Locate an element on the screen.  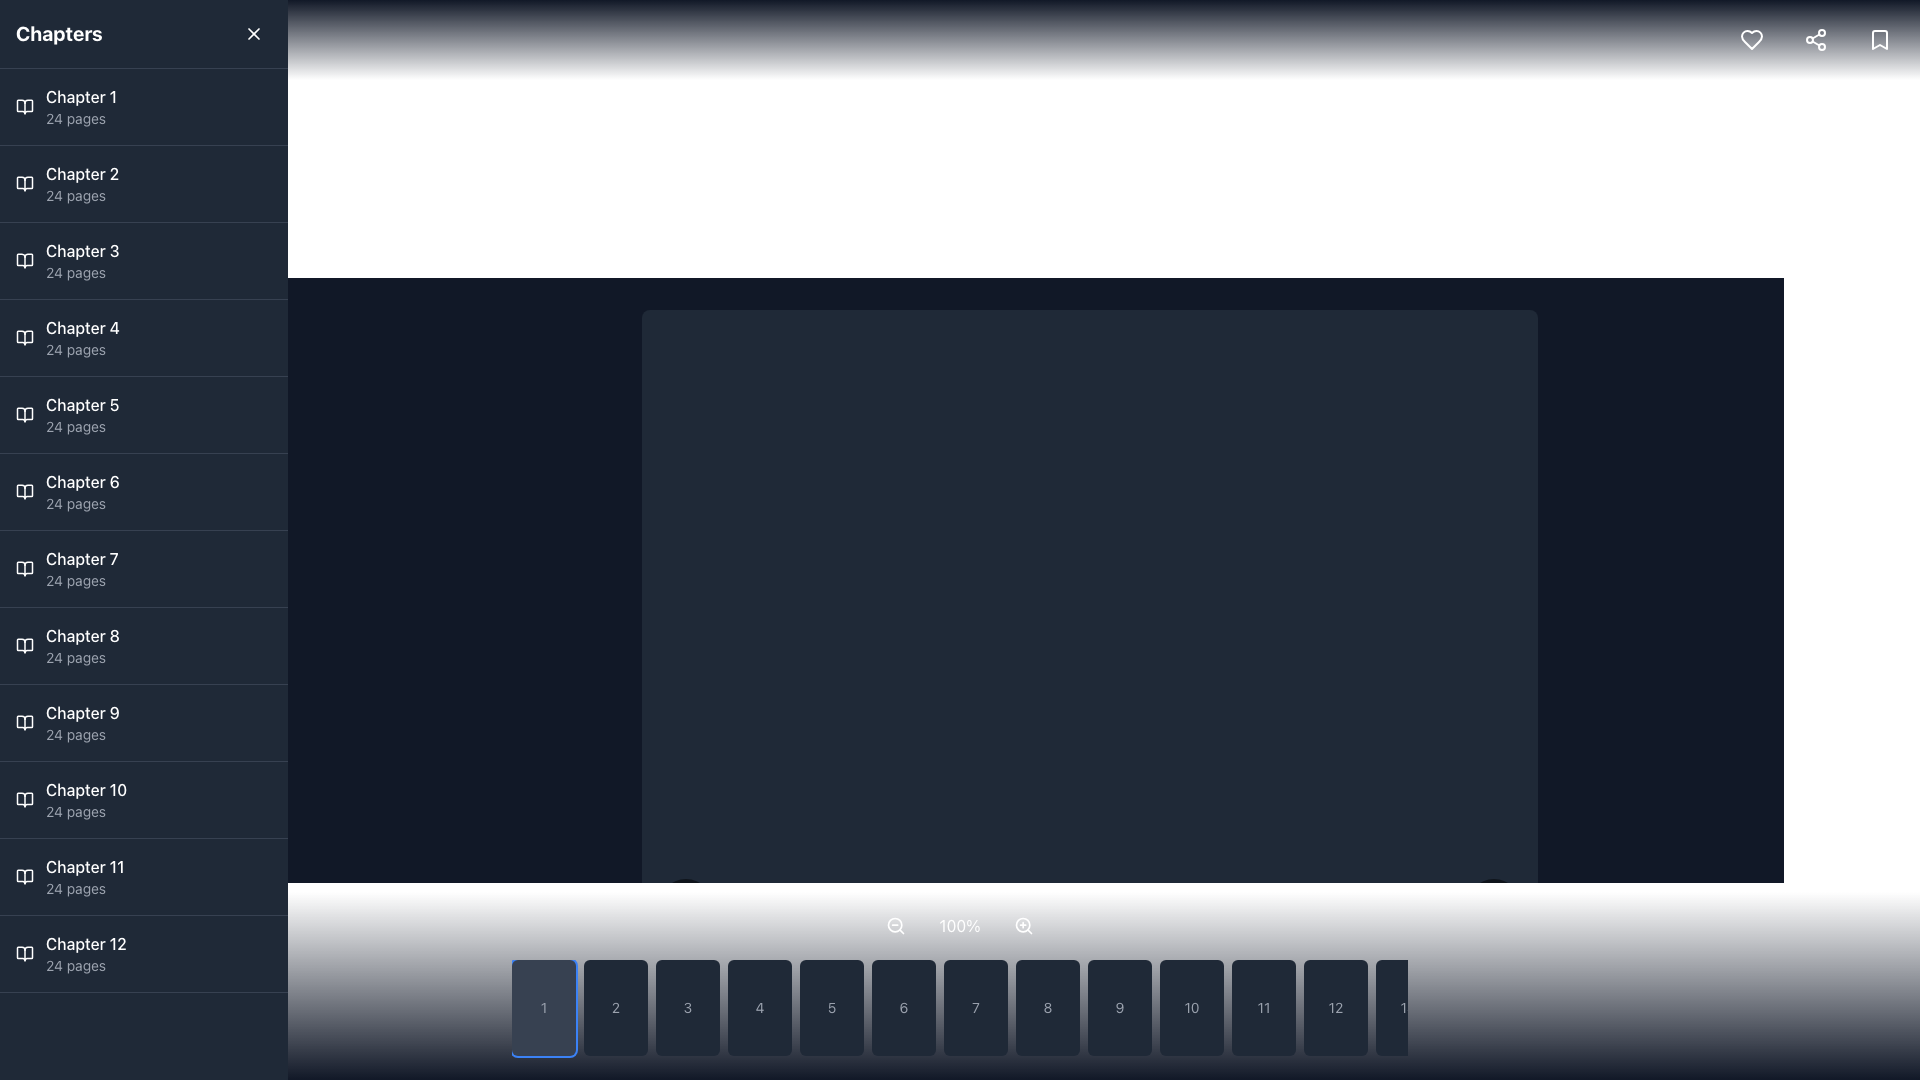
the first icon on the left side of the row displaying 'Chapter 6 24 pages' in the vertical navigation panel, which represents chapter or section information is located at coordinates (24, 492).